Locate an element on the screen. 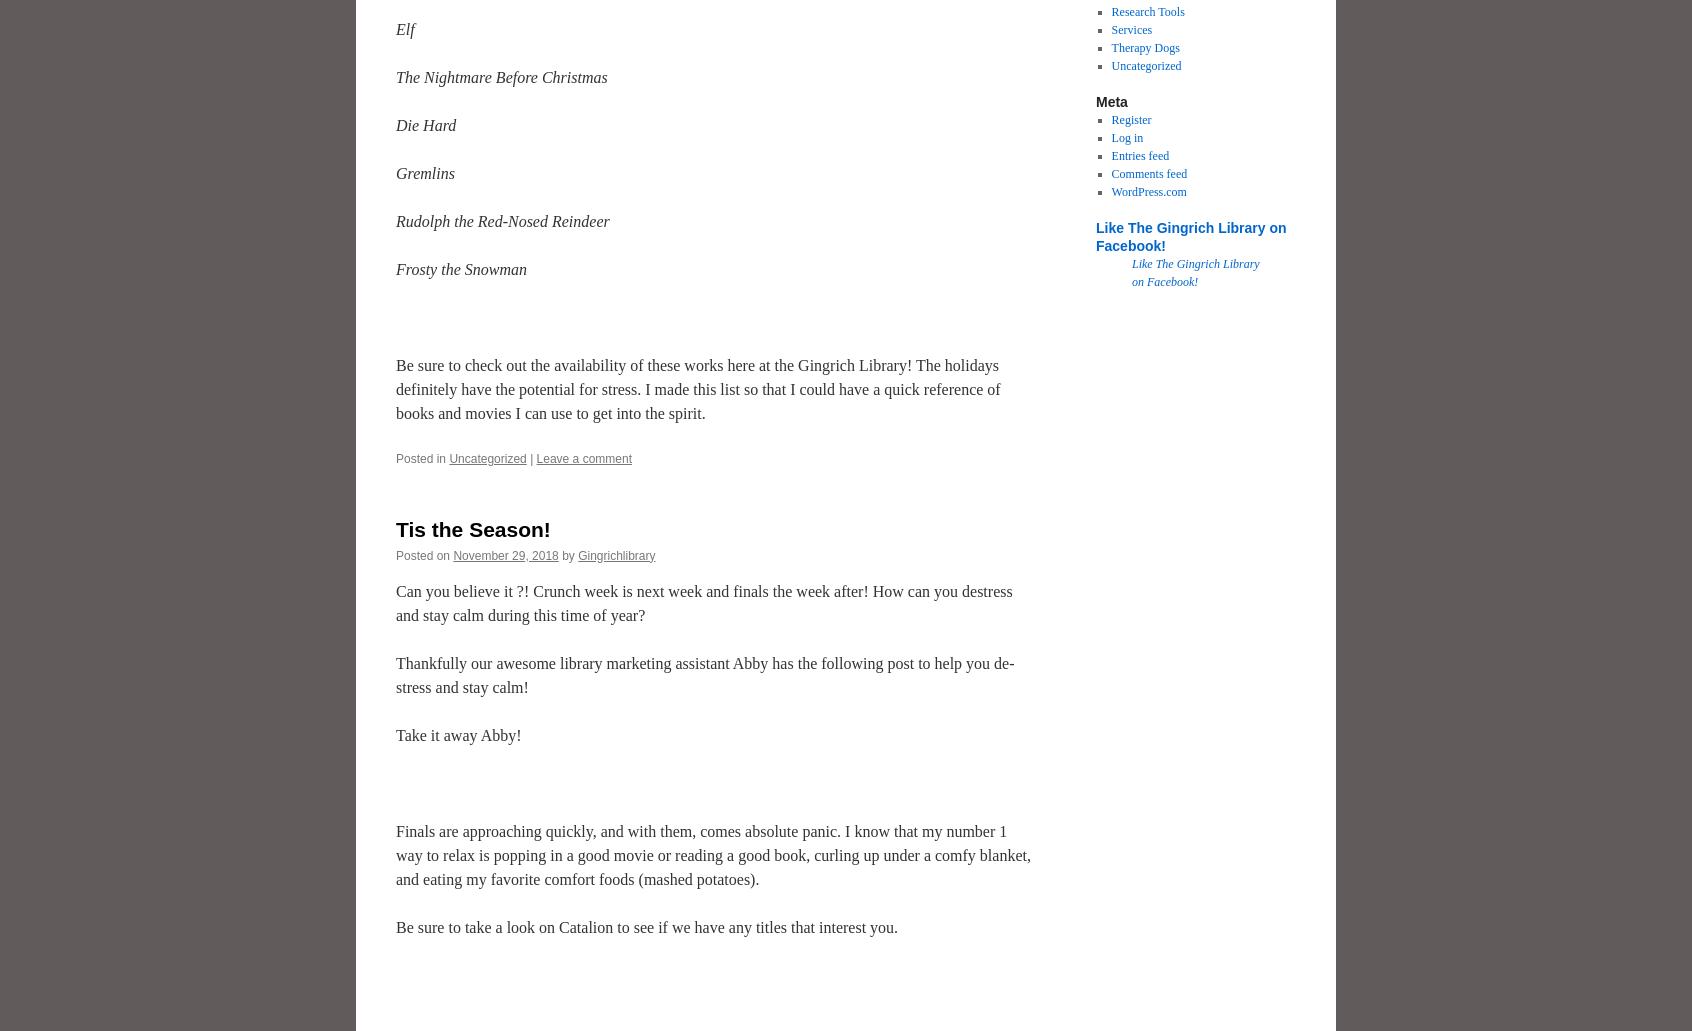  'Log in' is located at coordinates (1127, 137).